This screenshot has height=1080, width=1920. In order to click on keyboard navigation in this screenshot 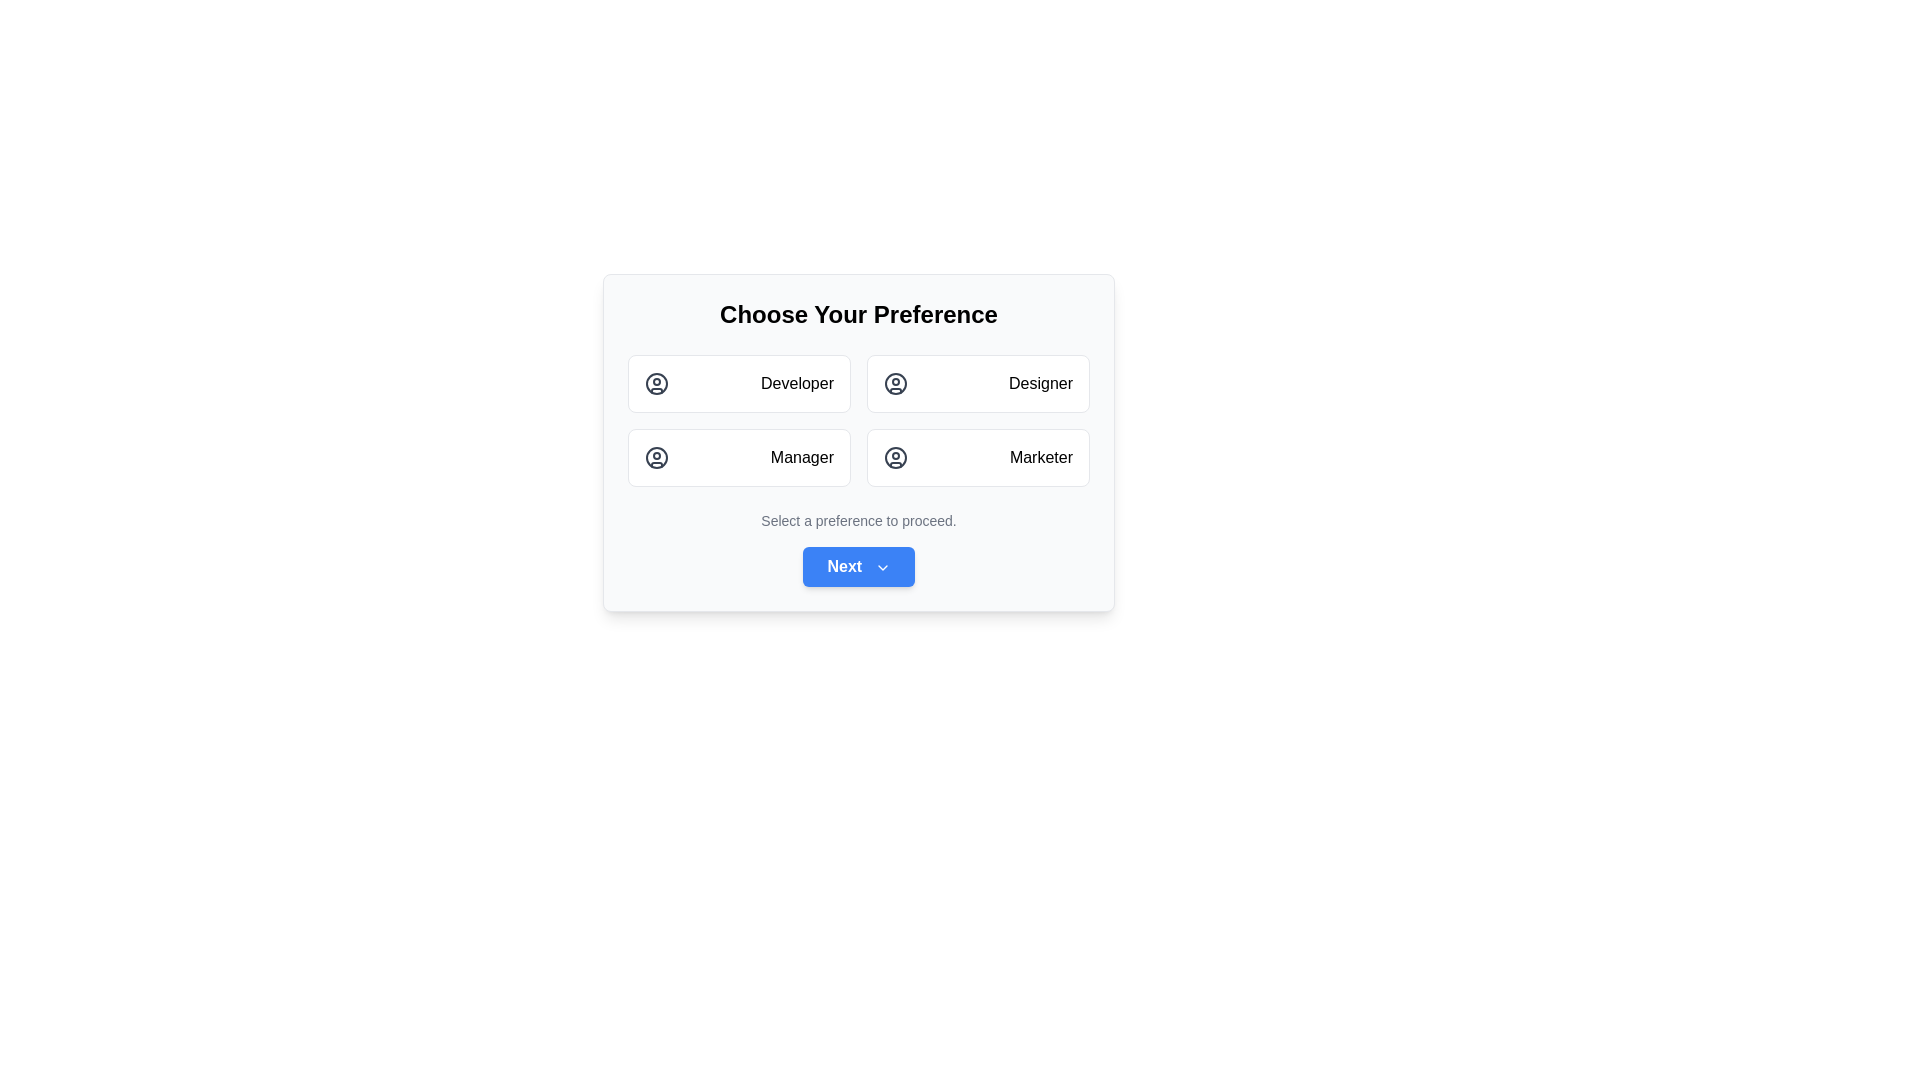, I will do `click(978, 384)`.